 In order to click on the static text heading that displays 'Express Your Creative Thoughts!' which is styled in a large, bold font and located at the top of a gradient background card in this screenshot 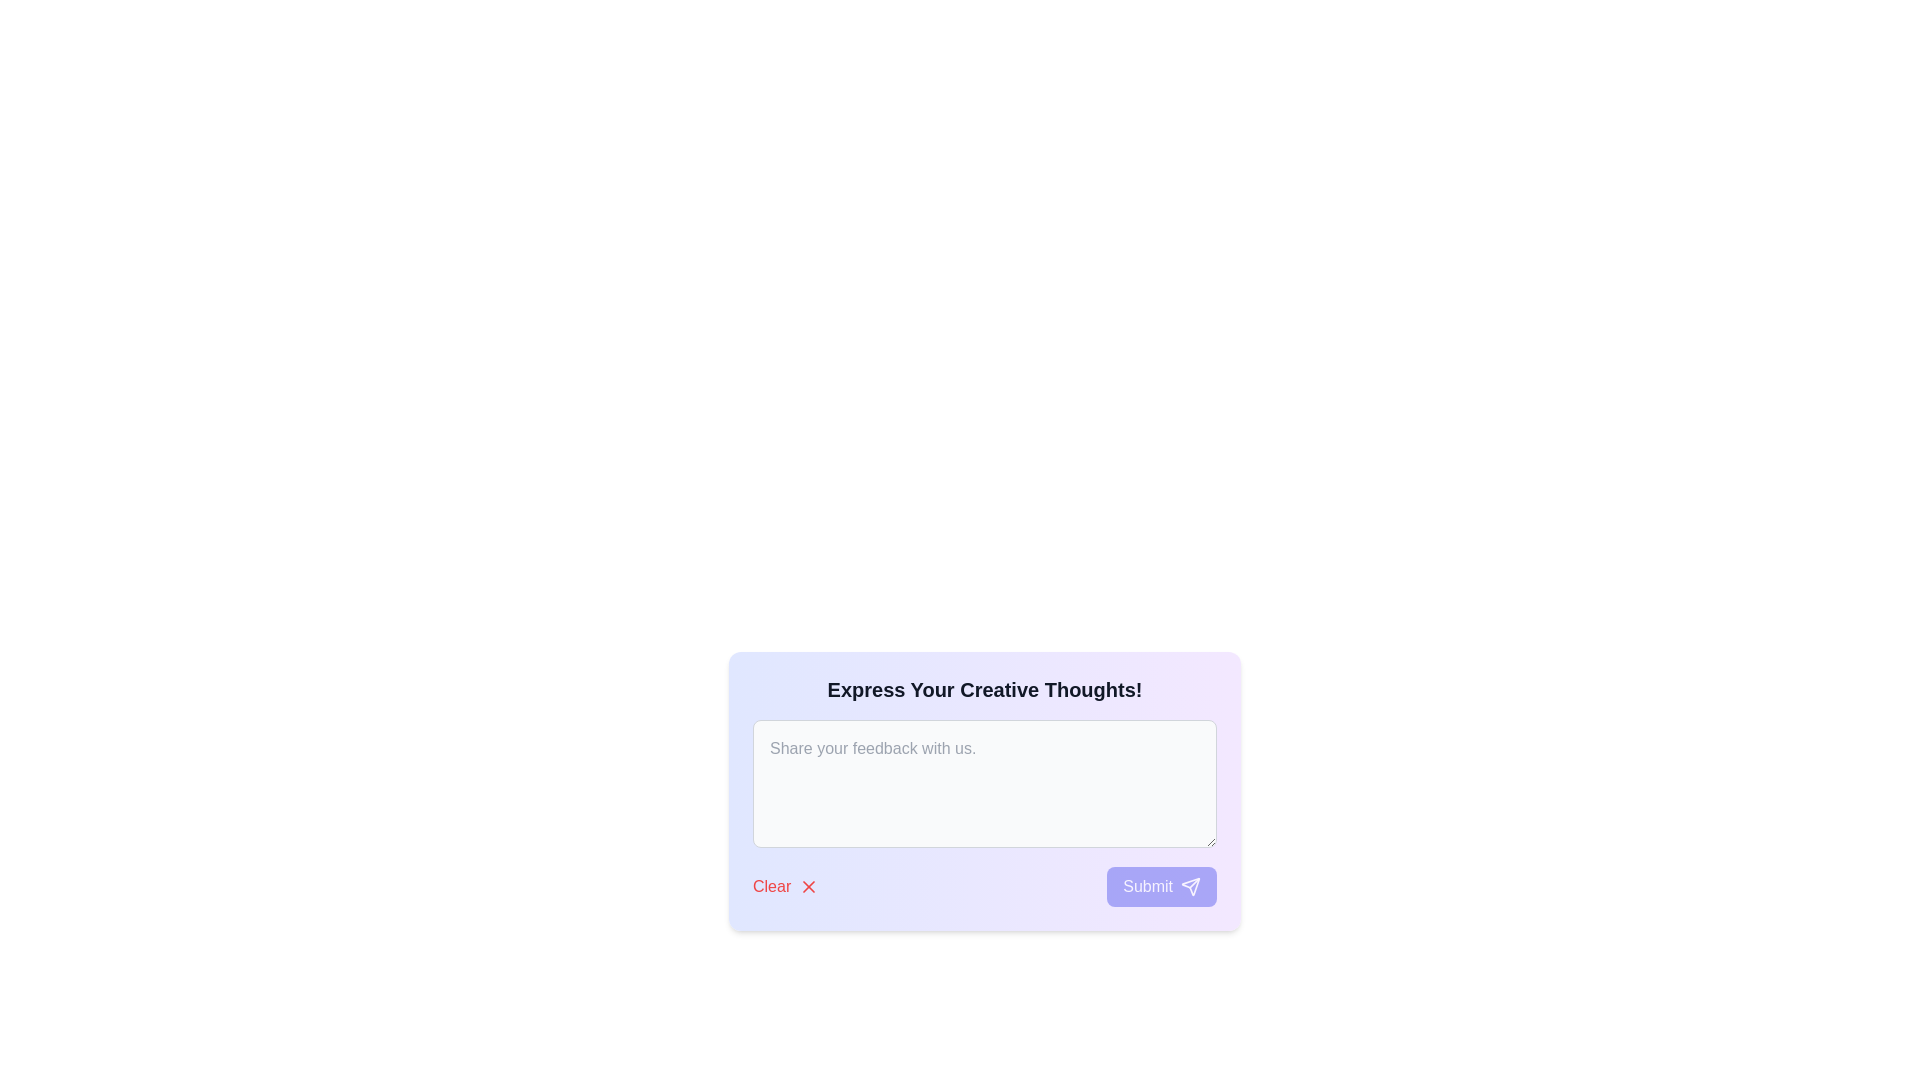, I will do `click(984, 689)`.